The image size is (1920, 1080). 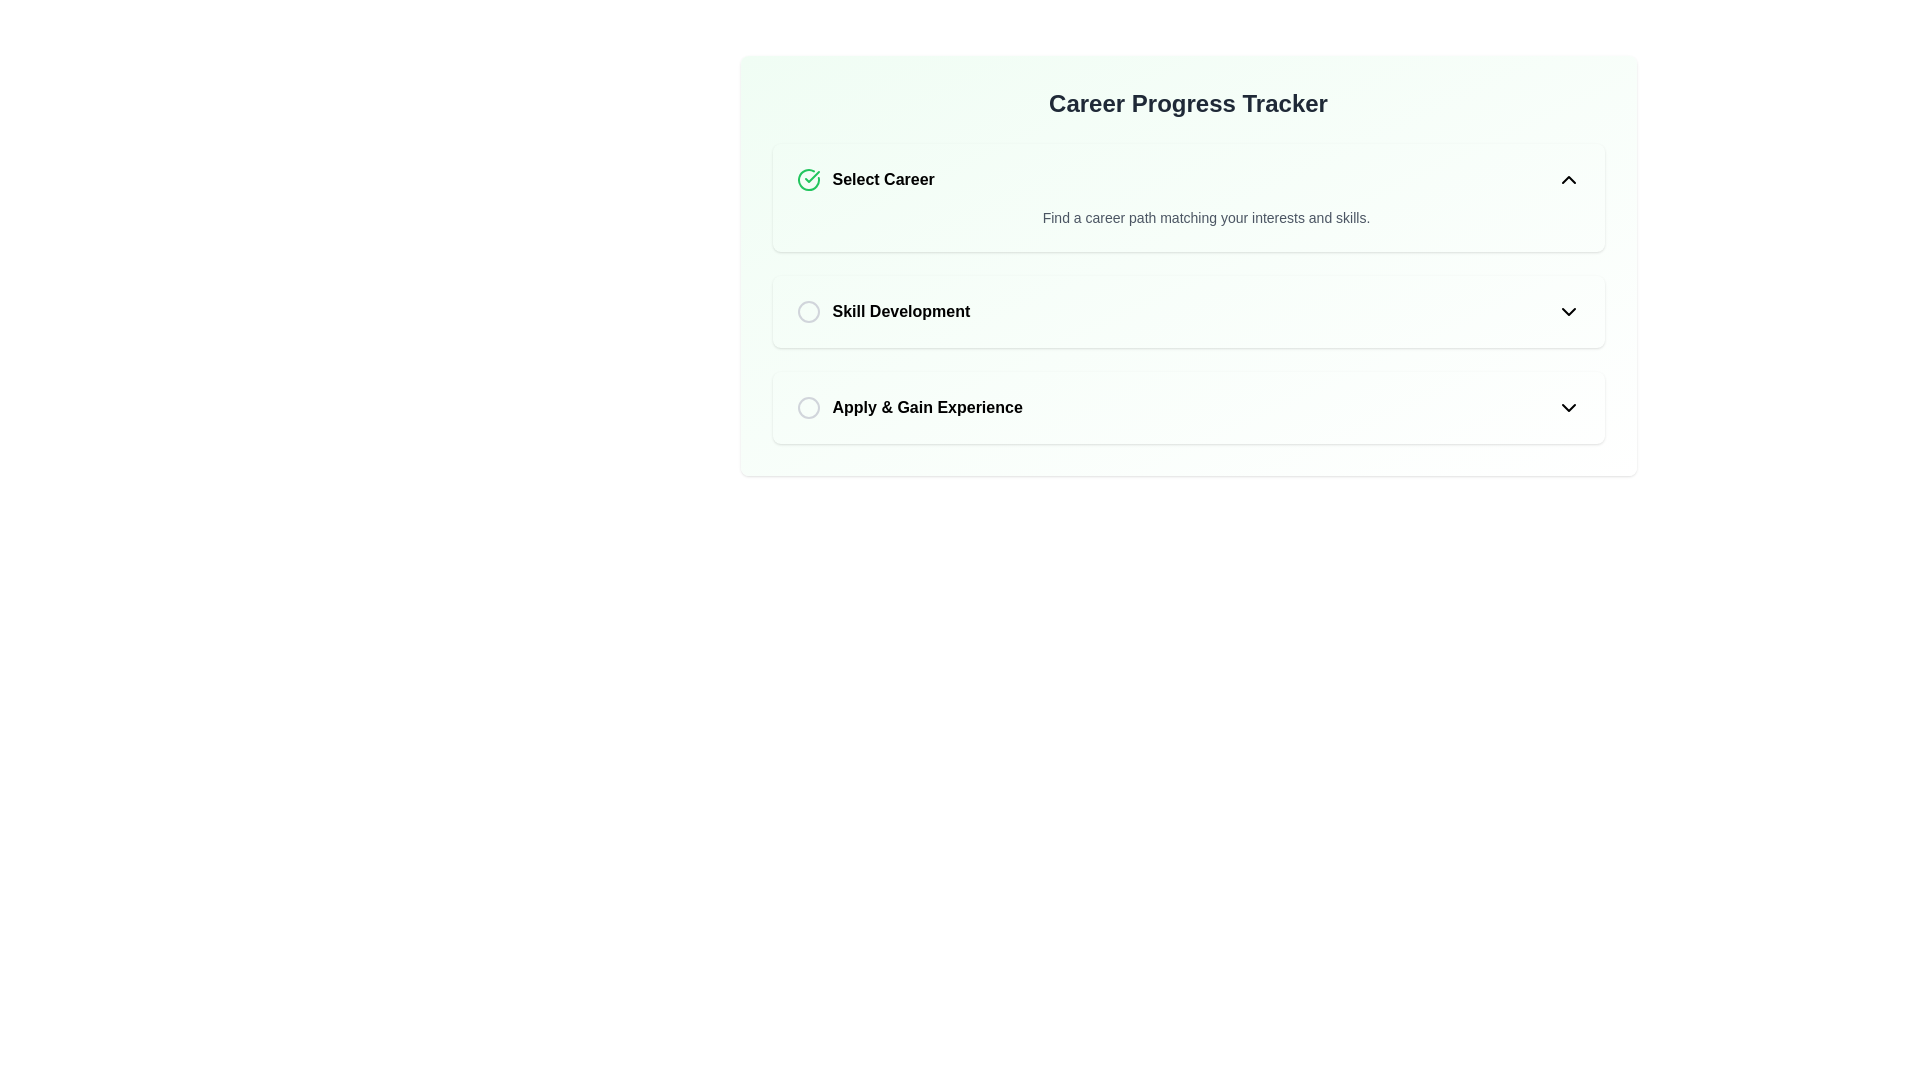 I want to click on the chevron-down icon located at the far right of the 'Skill Development' list item, so click(x=1567, y=312).